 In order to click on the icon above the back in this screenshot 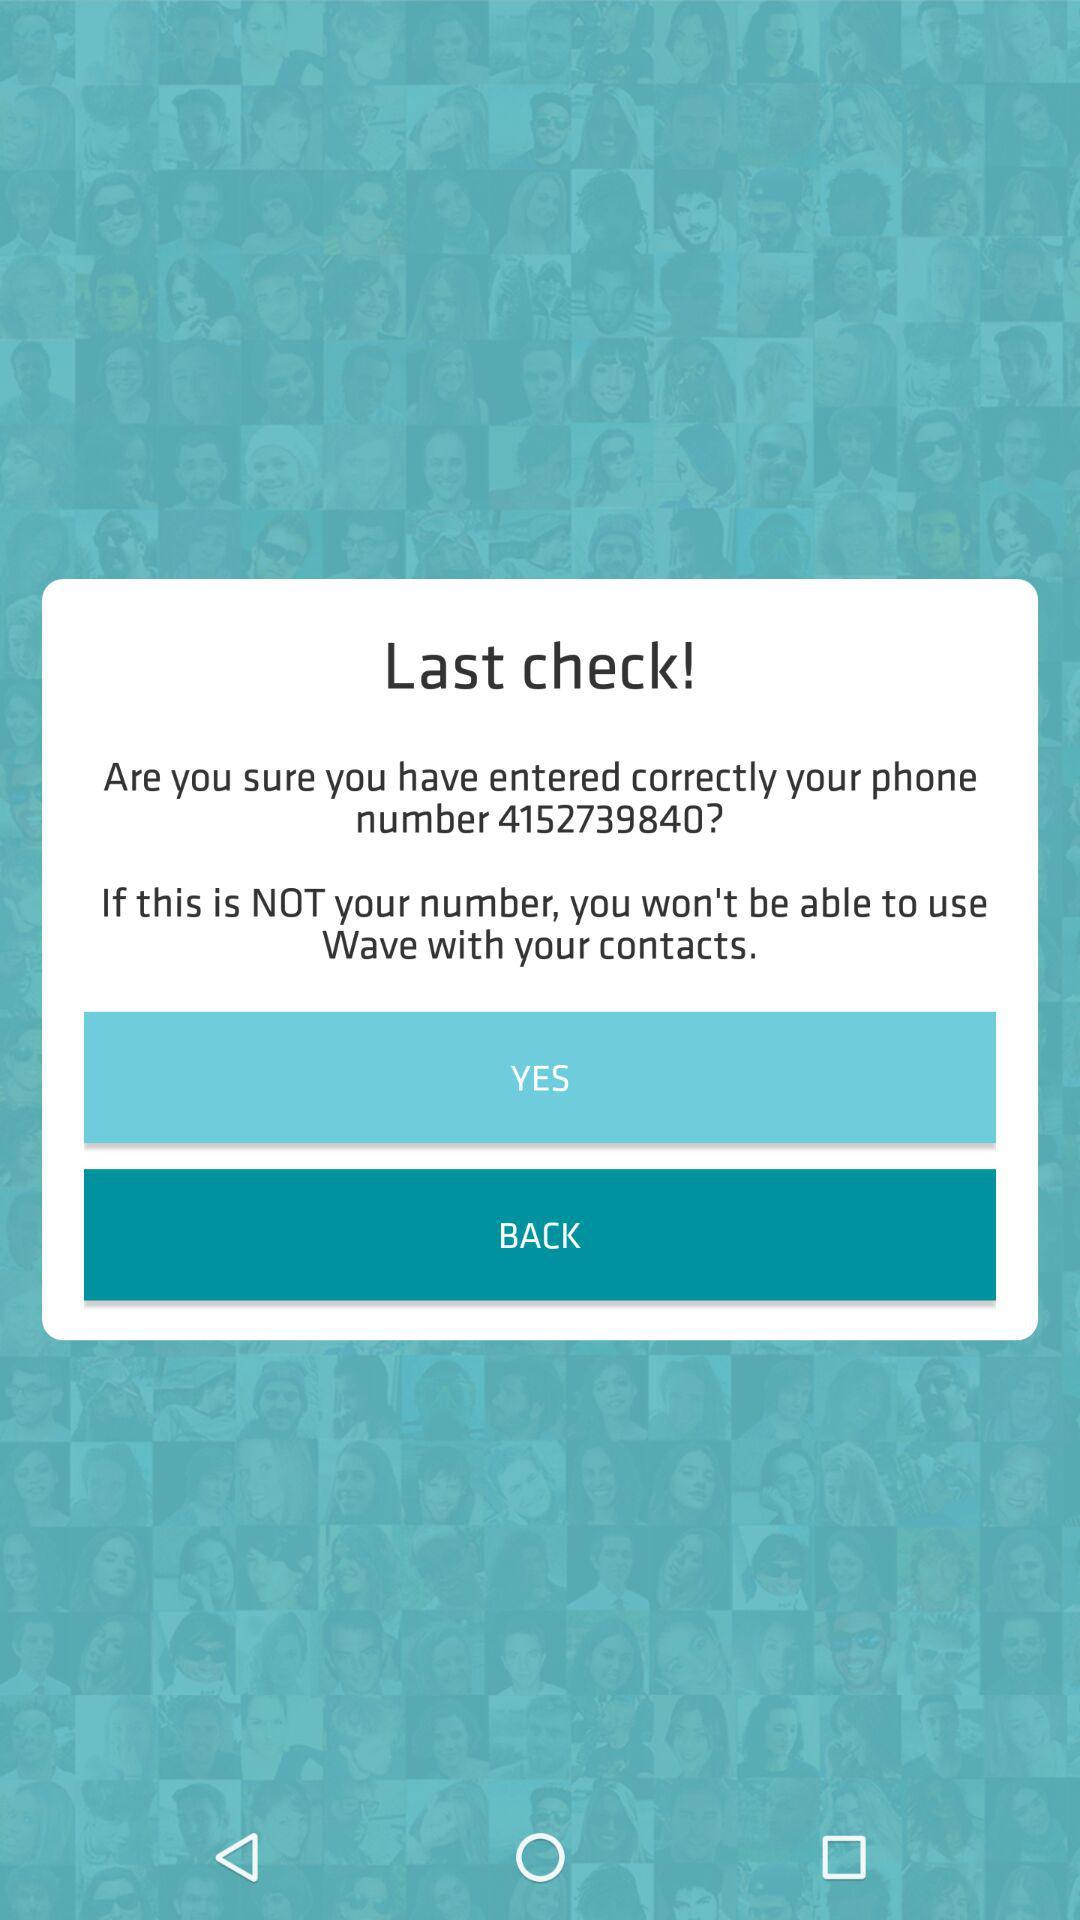, I will do `click(540, 1076)`.